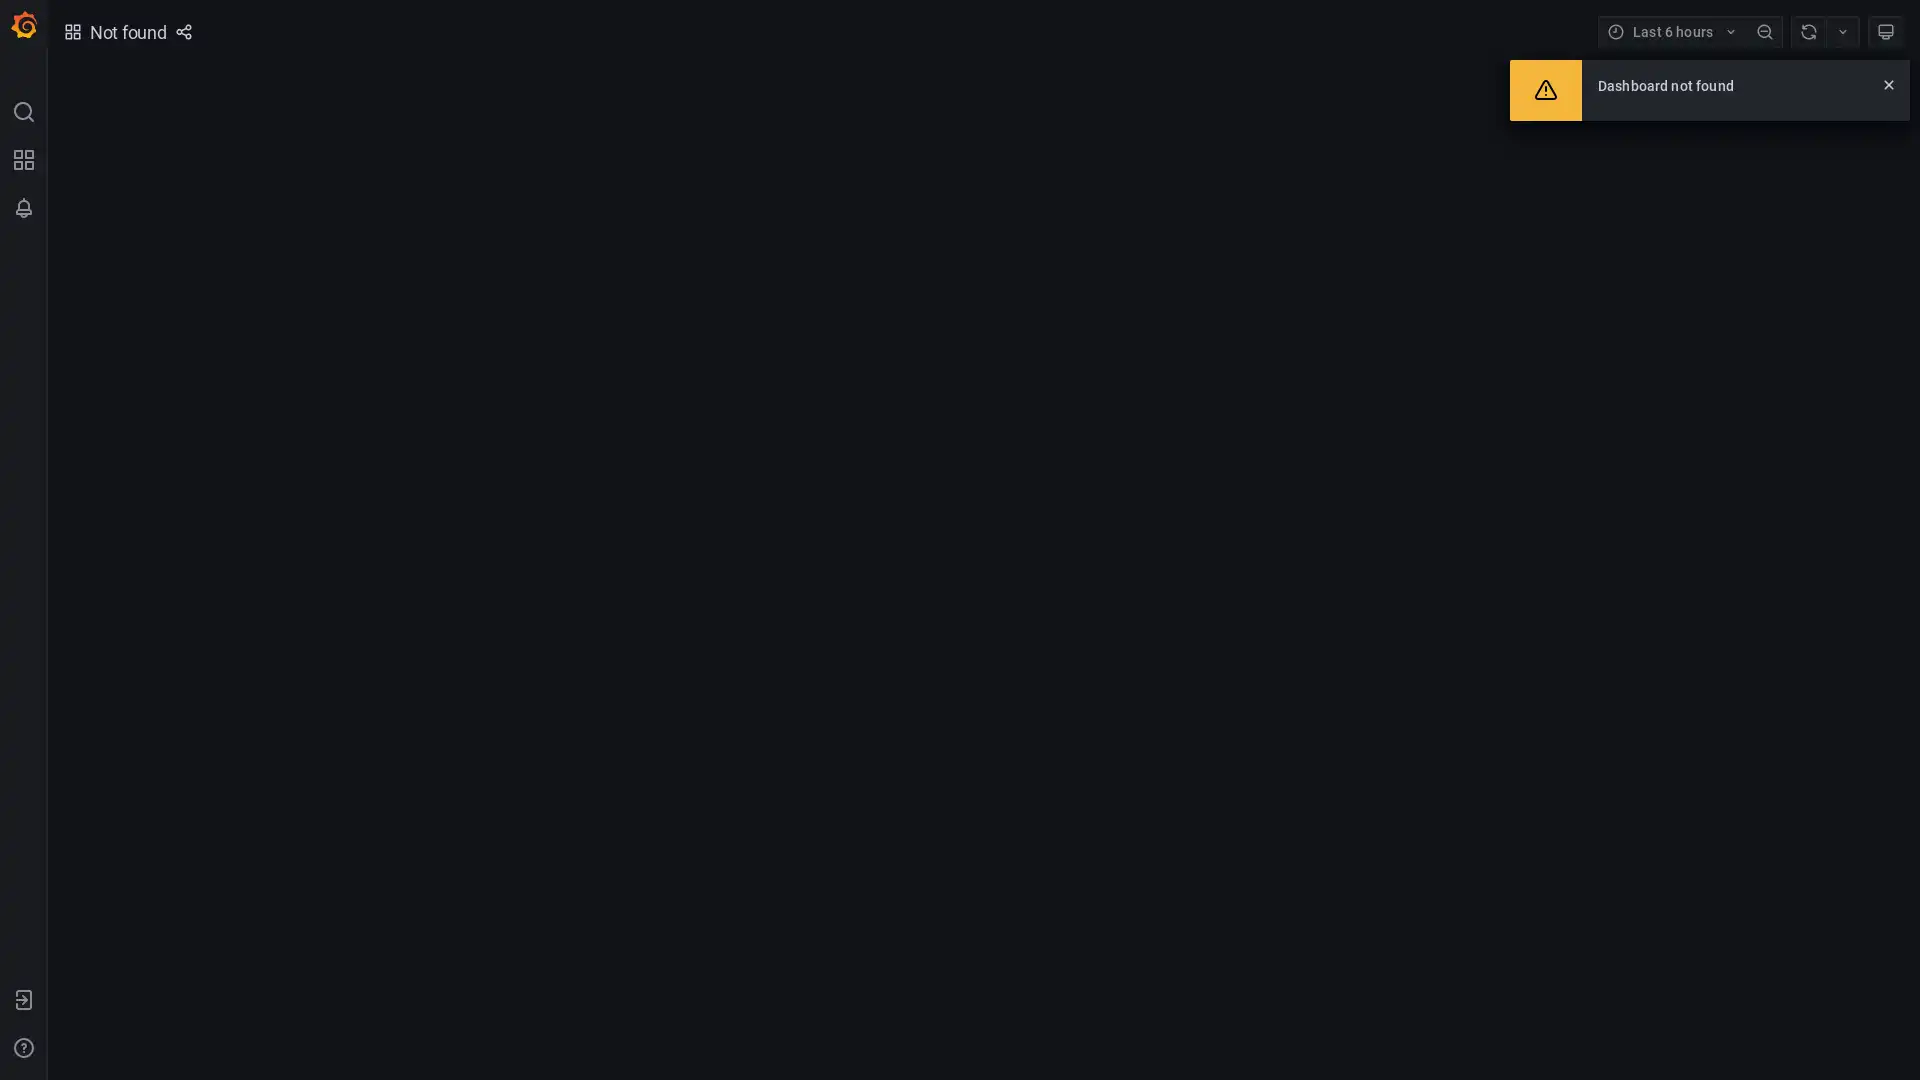  What do you see at coordinates (1808, 31) in the screenshot?
I see `Refresh dashboard` at bounding box center [1808, 31].